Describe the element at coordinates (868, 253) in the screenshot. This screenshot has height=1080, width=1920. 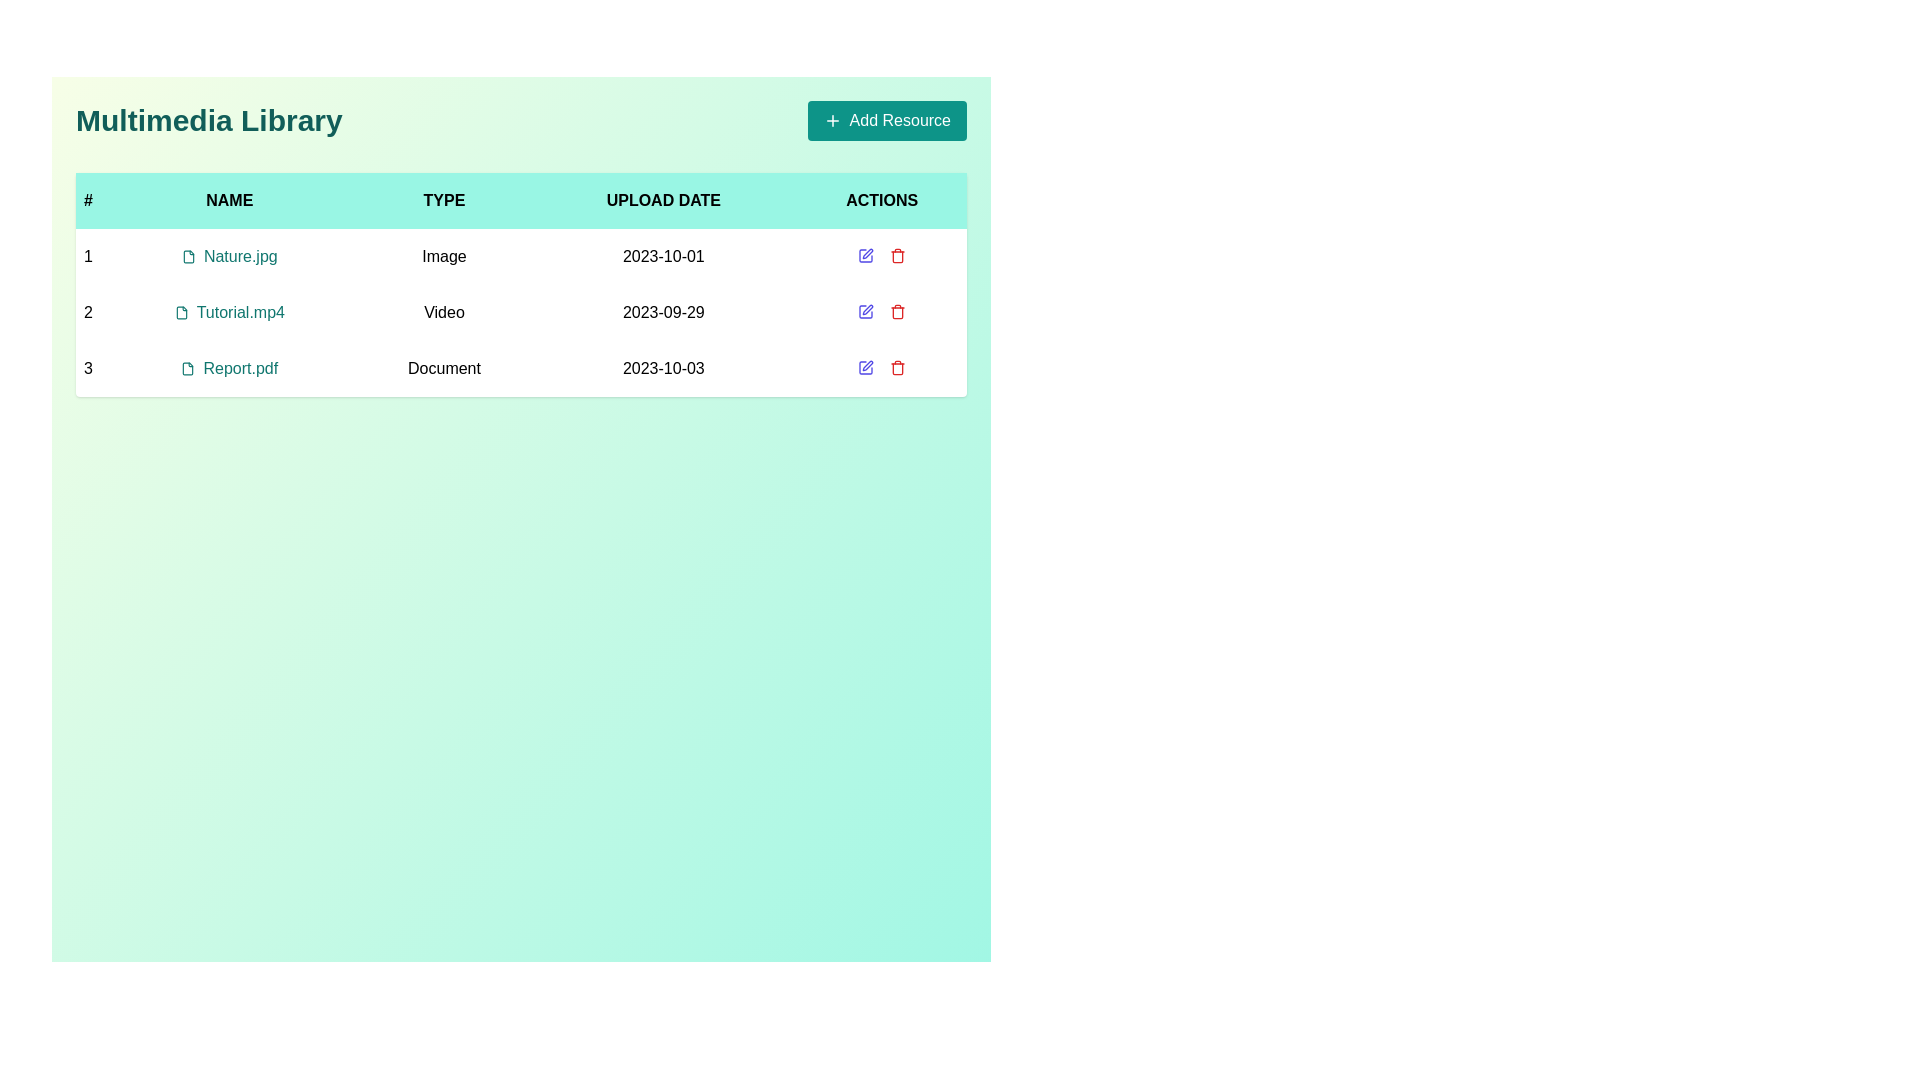
I see `the edit icon button, which resembles a pen or pencil, located in the 'Actions' column of the first row in the table` at that location.